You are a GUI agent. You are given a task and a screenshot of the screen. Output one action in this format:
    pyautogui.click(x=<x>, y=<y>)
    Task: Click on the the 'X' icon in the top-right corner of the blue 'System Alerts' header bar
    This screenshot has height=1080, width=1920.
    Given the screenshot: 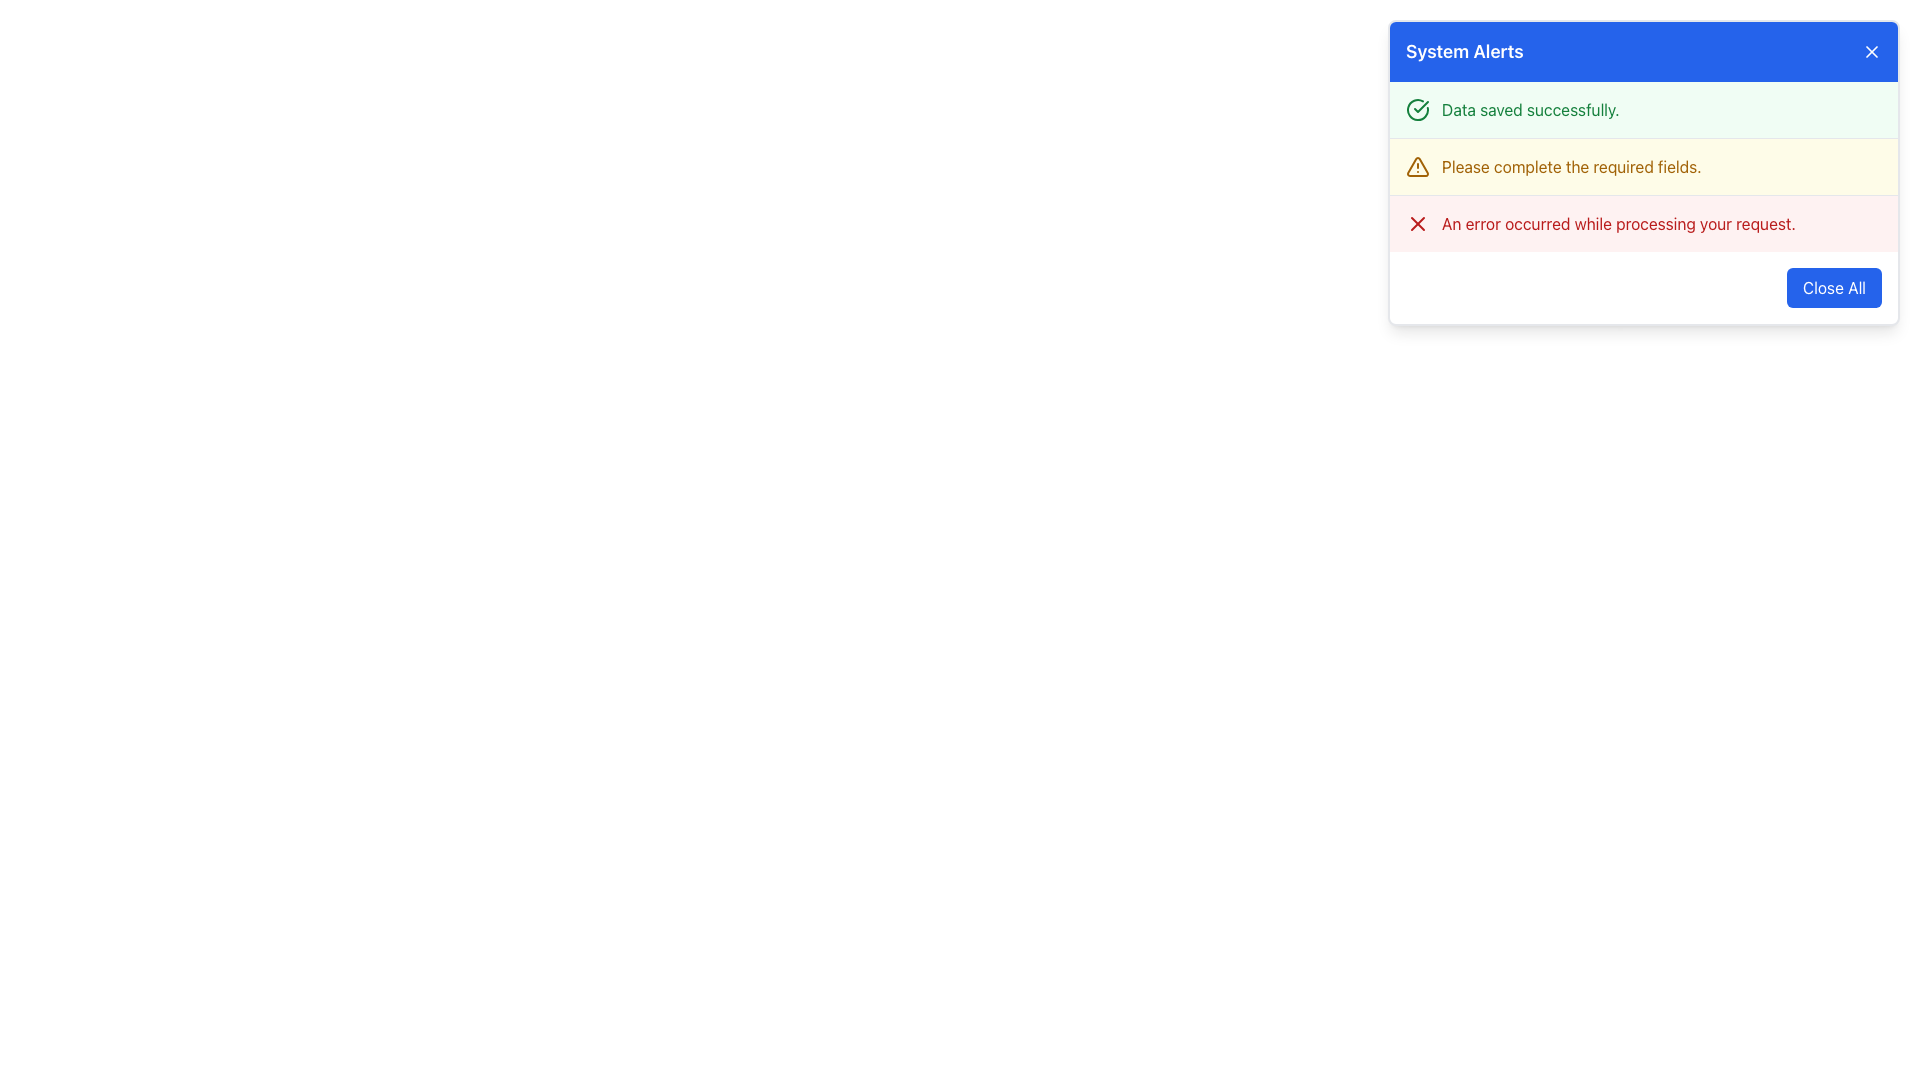 What is the action you would take?
    pyautogui.click(x=1871, y=50)
    